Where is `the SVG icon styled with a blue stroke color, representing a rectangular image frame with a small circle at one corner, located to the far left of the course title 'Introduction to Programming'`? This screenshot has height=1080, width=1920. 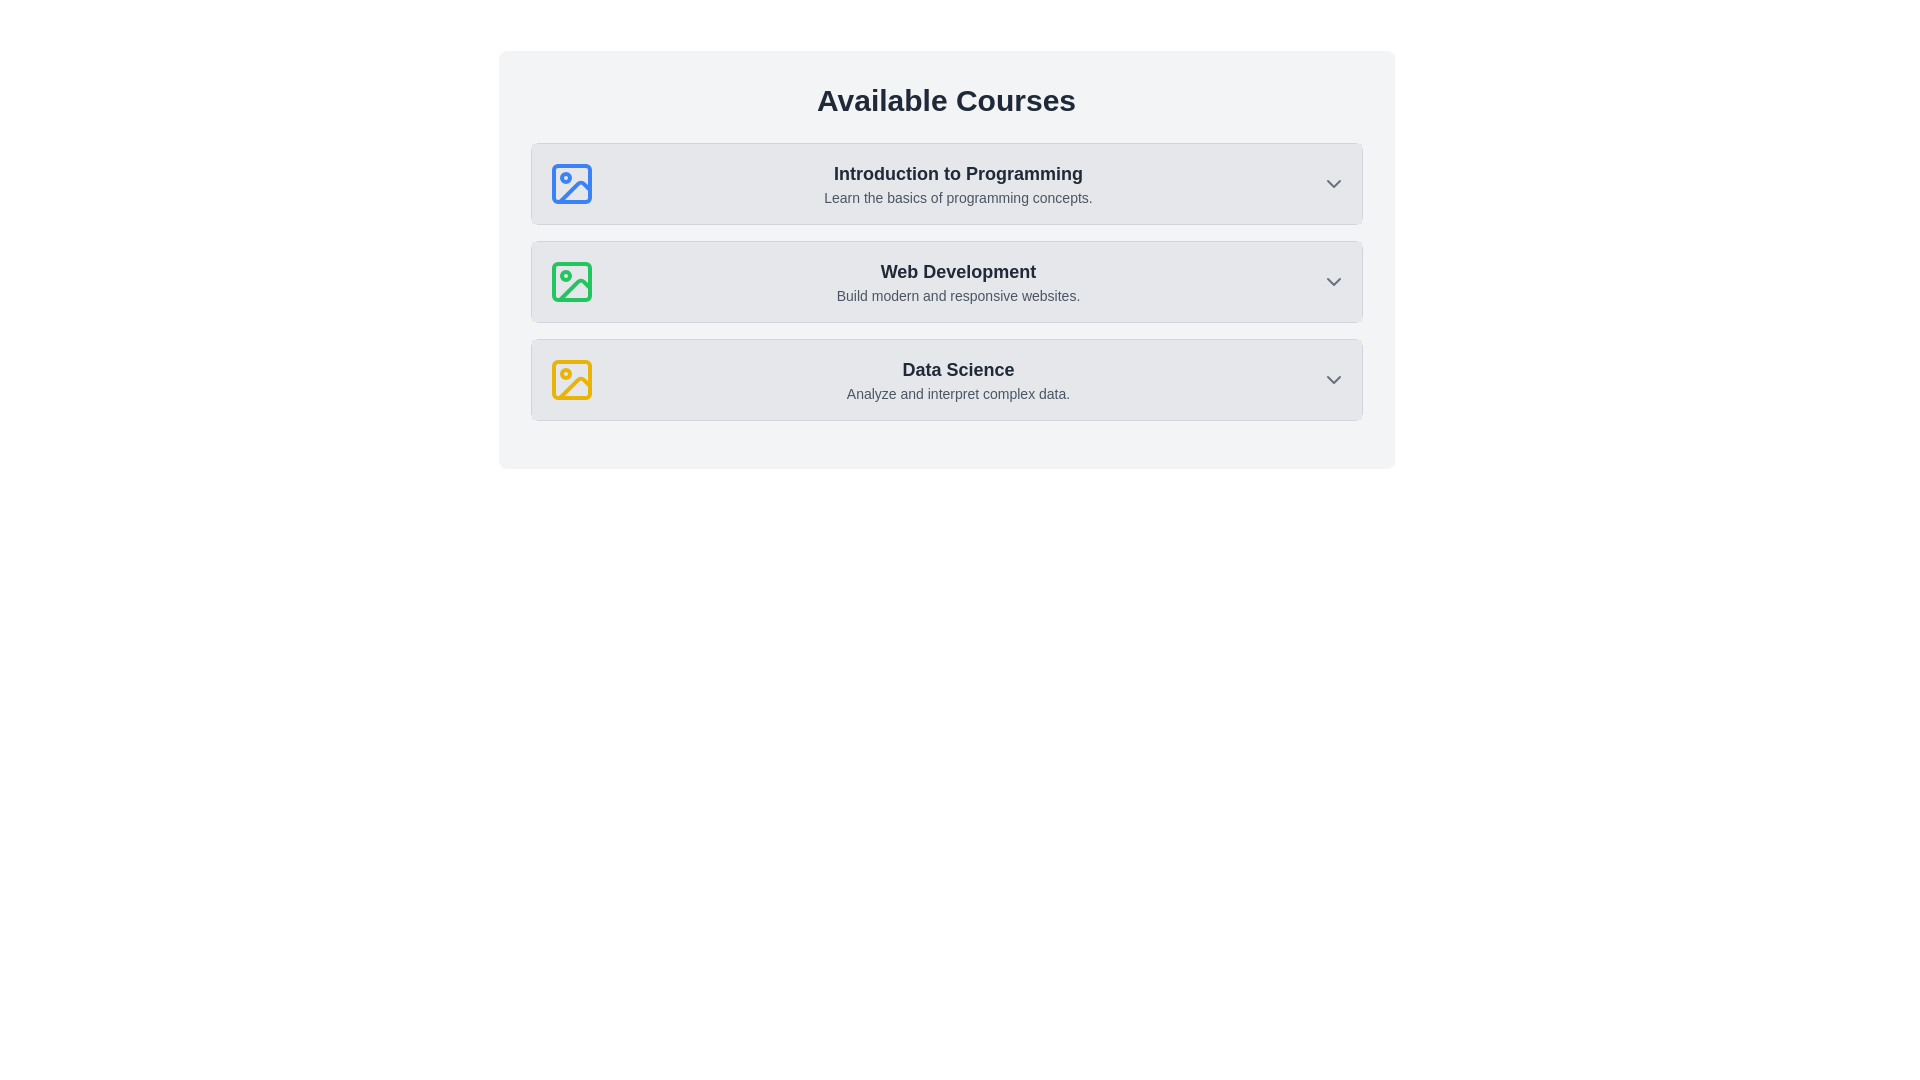 the SVG icon styled with a blue stroke color, representing a rectangular image frame with a small circle at one corner, located to the far left of the course title 'Introduction to Programming' is located at coordinates (570, 184).